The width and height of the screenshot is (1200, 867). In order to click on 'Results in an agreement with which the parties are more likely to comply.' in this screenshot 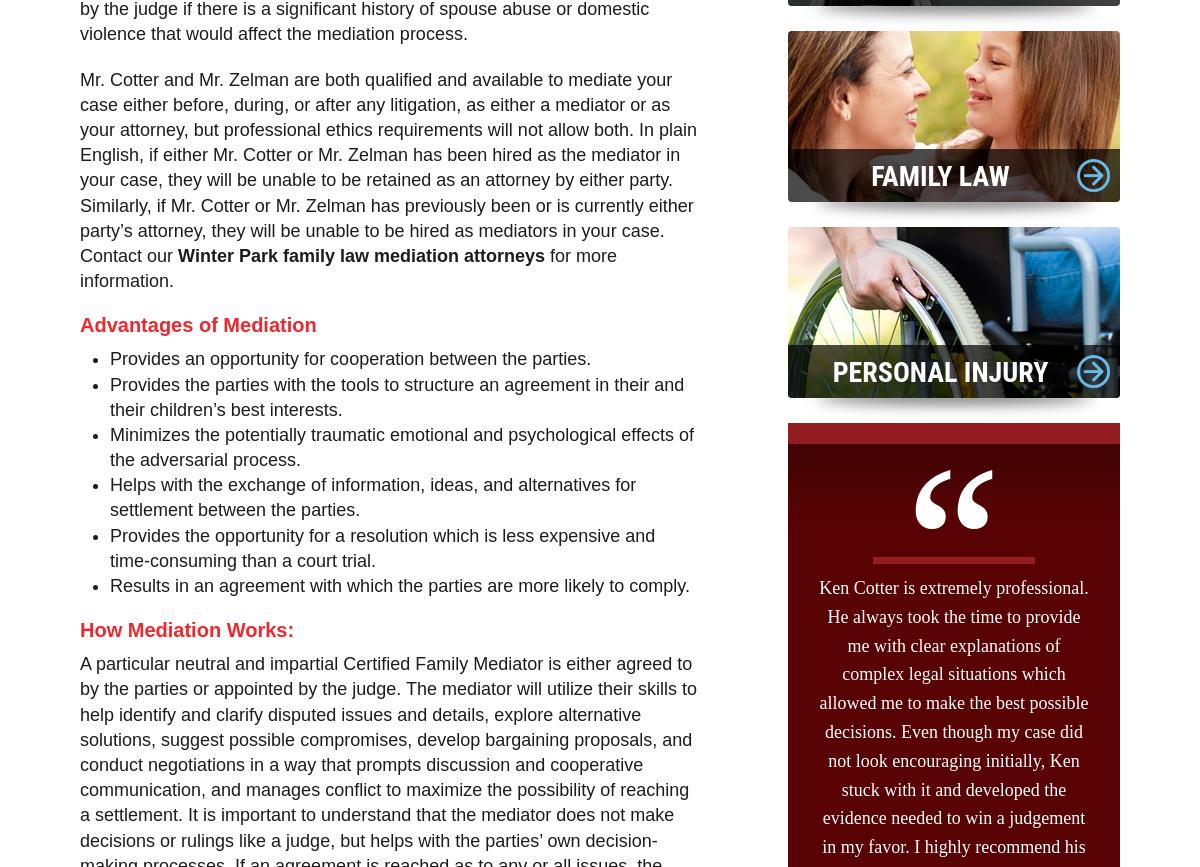, I will do `click(399, 585)`.